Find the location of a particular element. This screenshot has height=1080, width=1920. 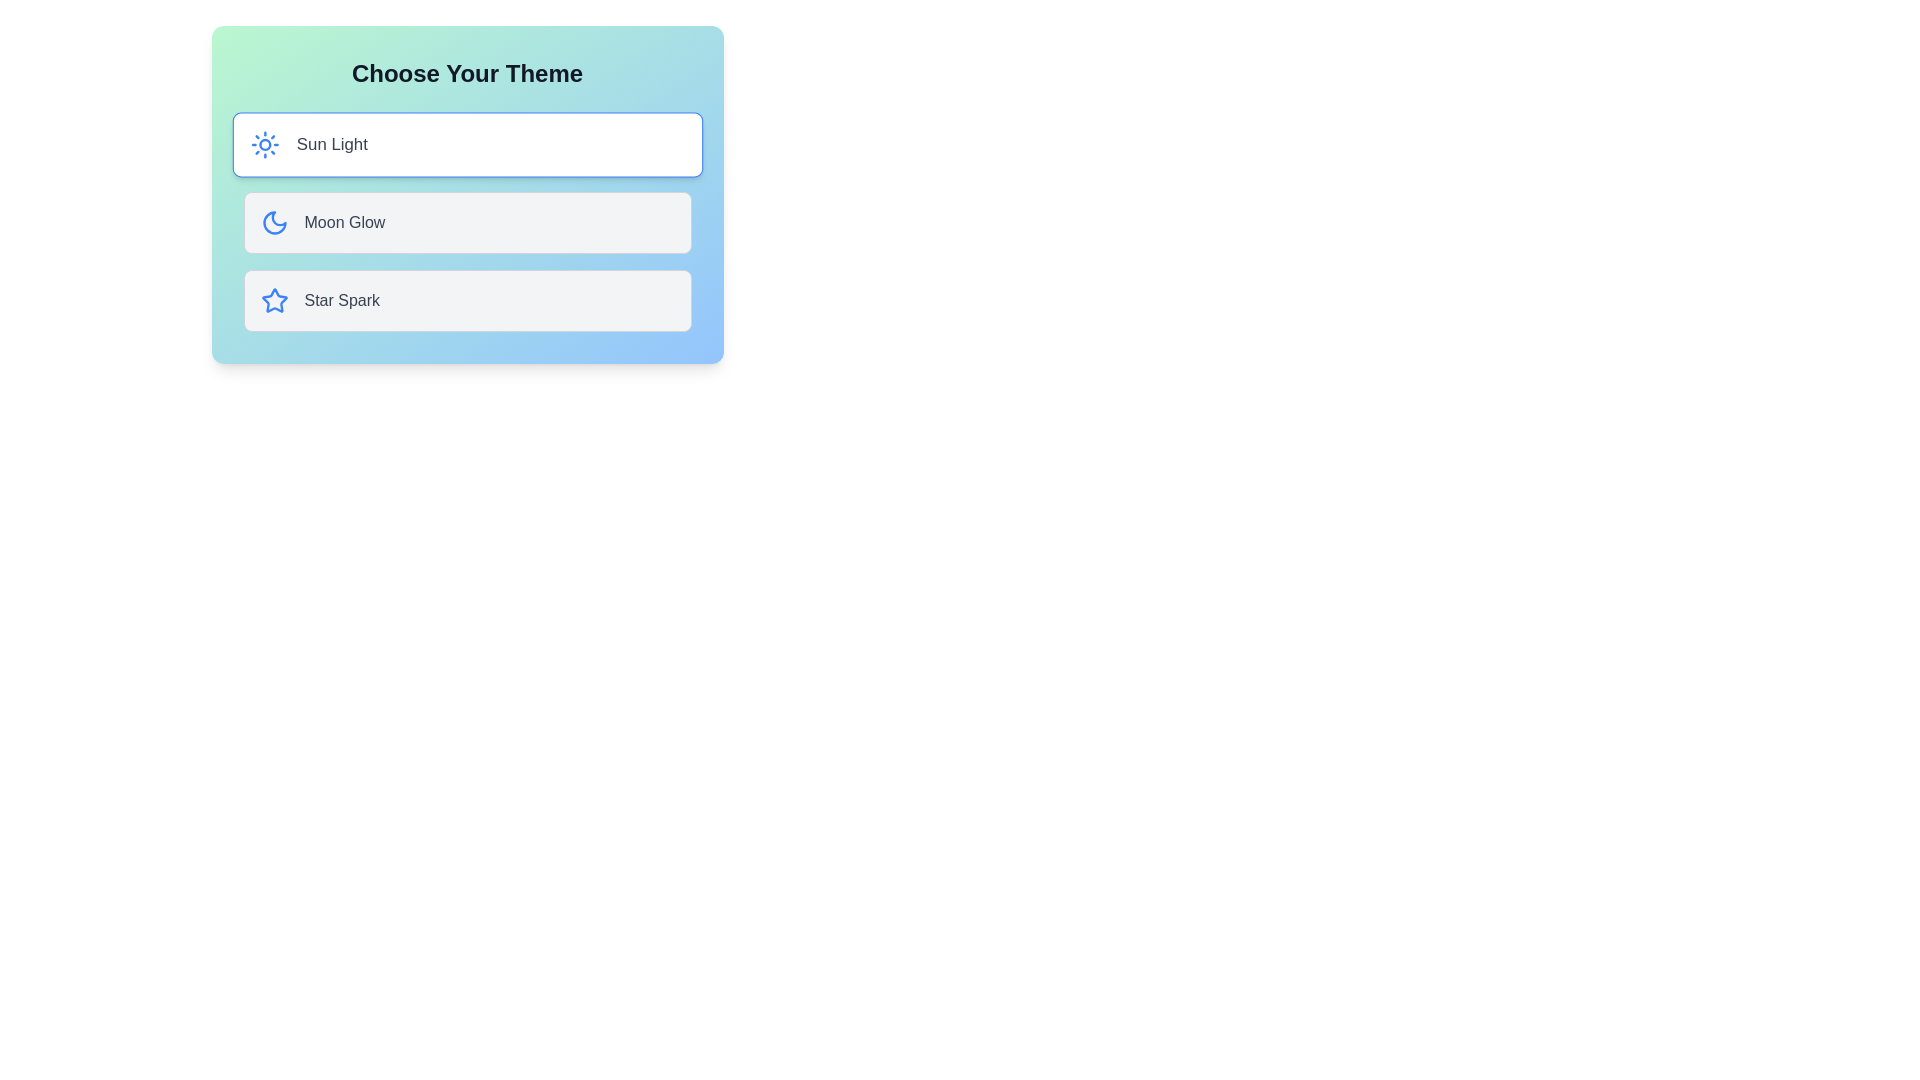

the panel with selectable options titled 'Choose Your Theme' is located at coordinates (466, 195).